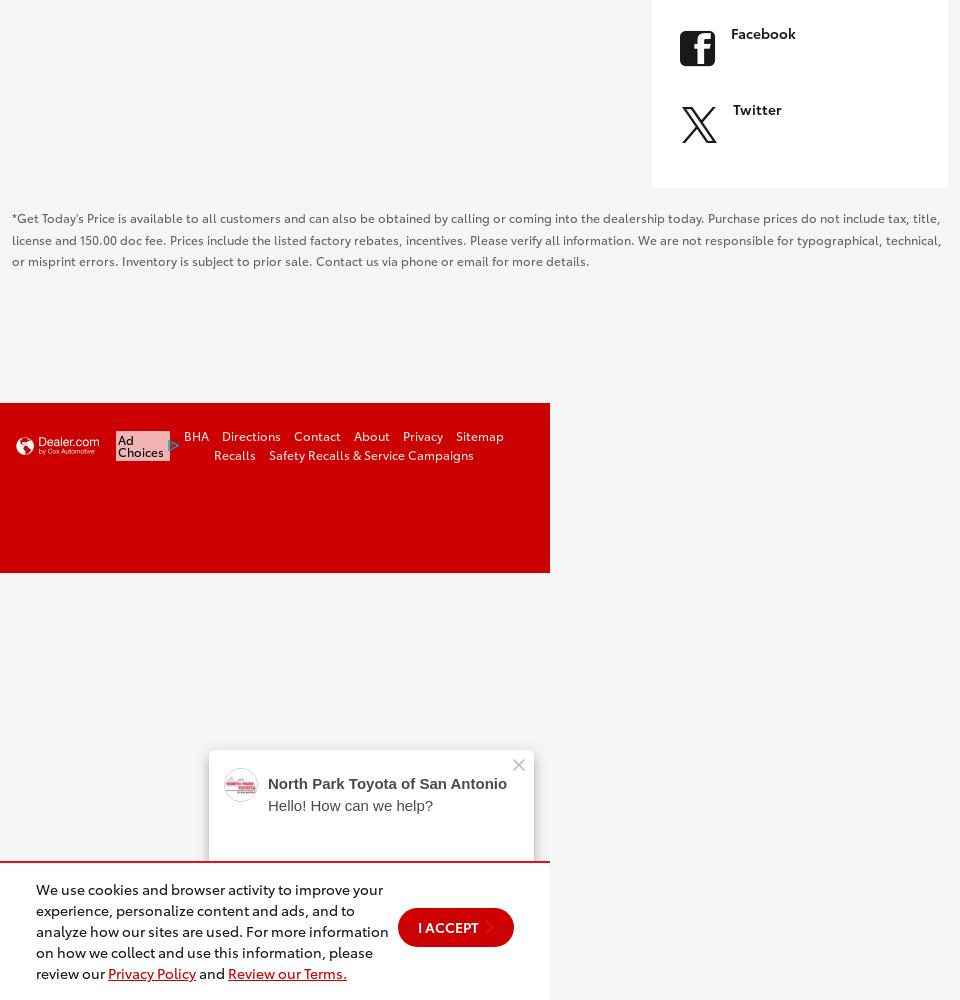  What do you see at coordinates (422, 435) in the screenshot?
I see `'Privacy'` at bounding box center [422, 435].